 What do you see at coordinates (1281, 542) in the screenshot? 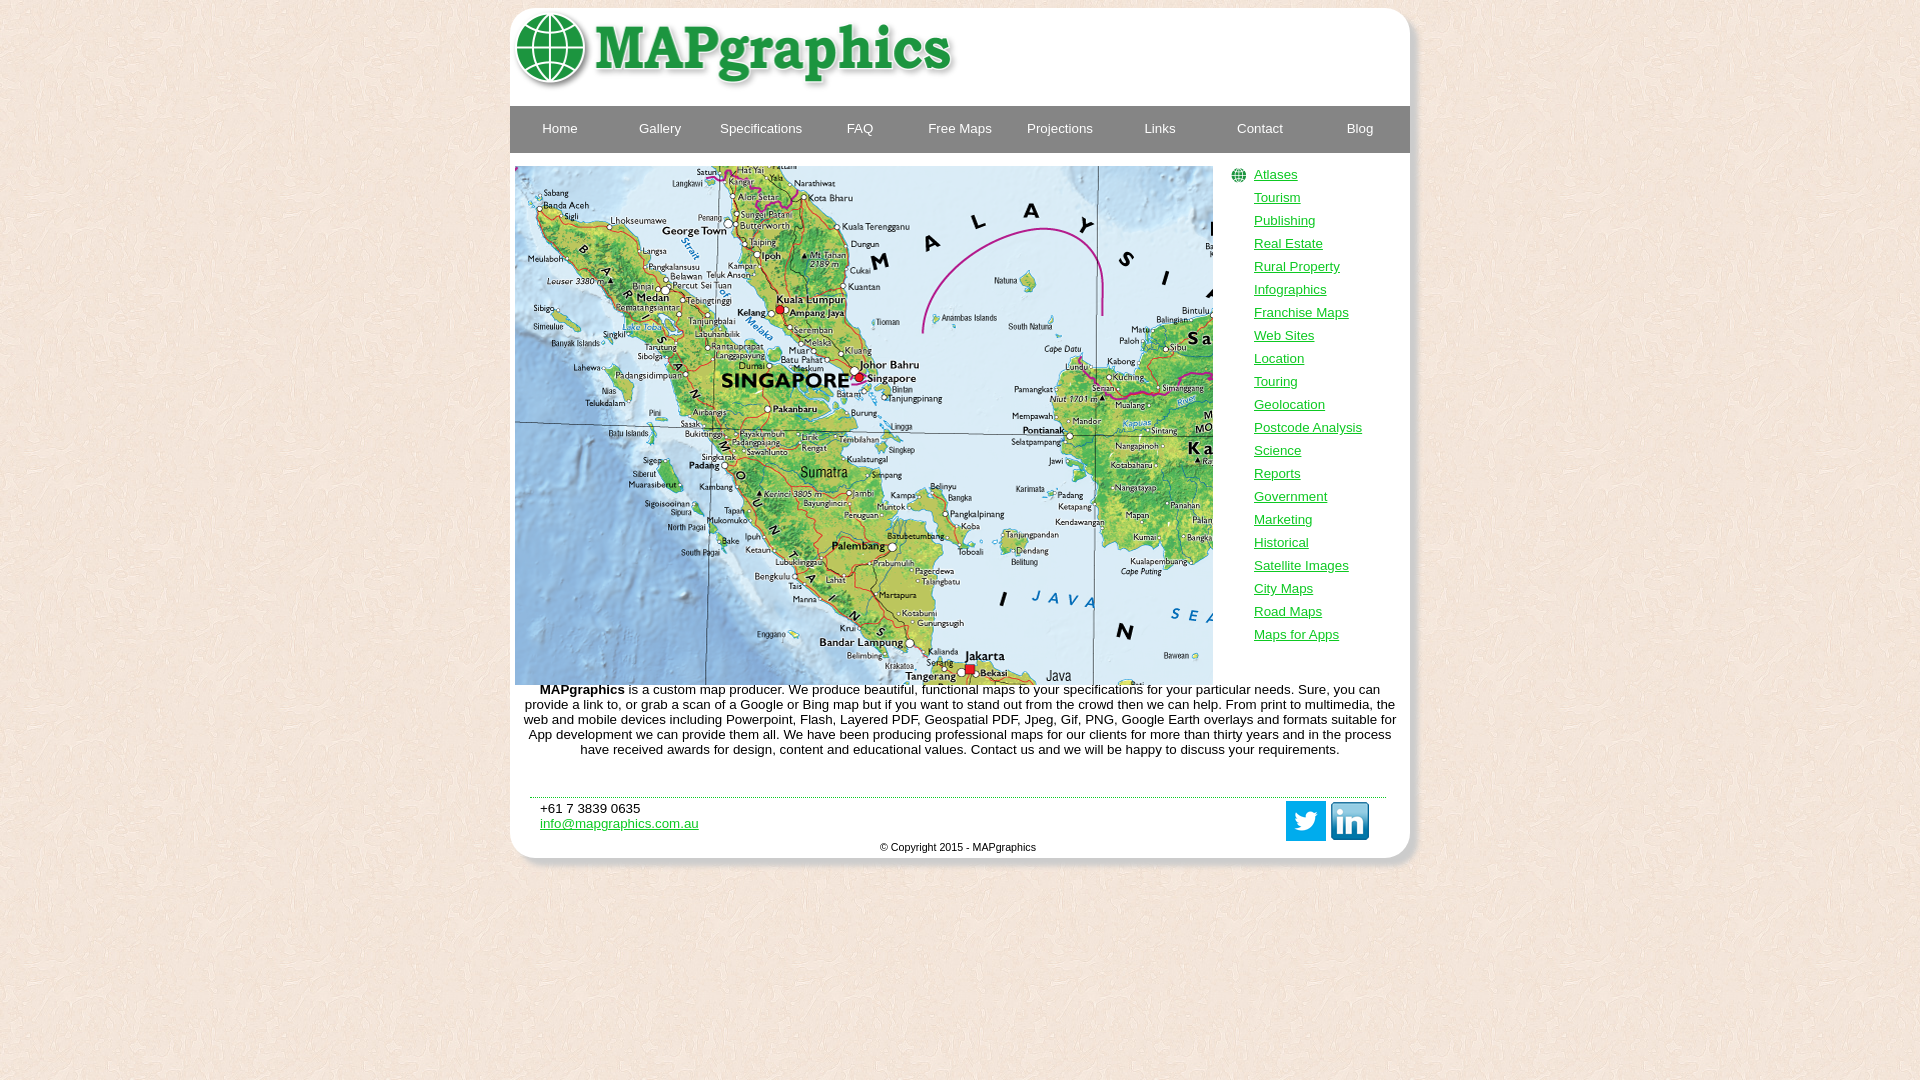
I see `'Historical'` at bounding box center [1281, 542].